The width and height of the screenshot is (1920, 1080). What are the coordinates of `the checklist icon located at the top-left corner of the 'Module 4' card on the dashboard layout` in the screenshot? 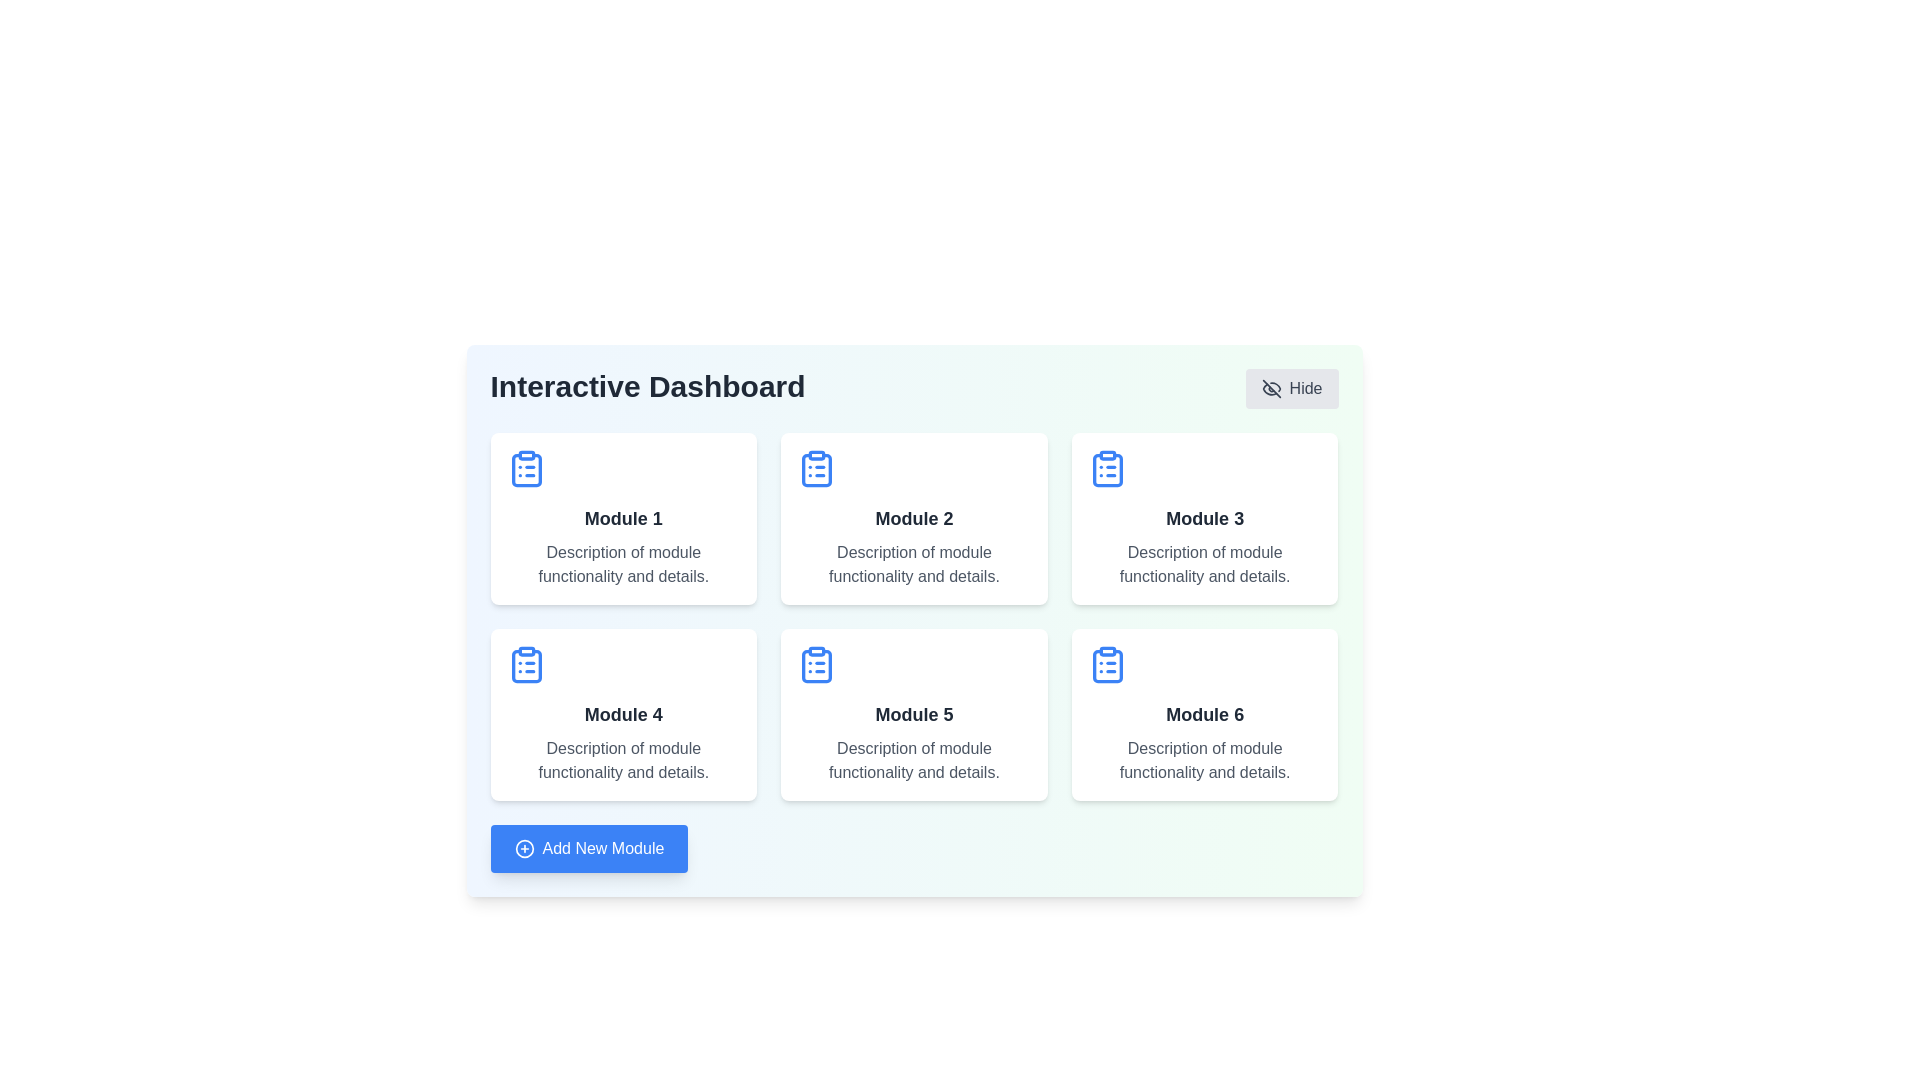 It's located at (526, 664).